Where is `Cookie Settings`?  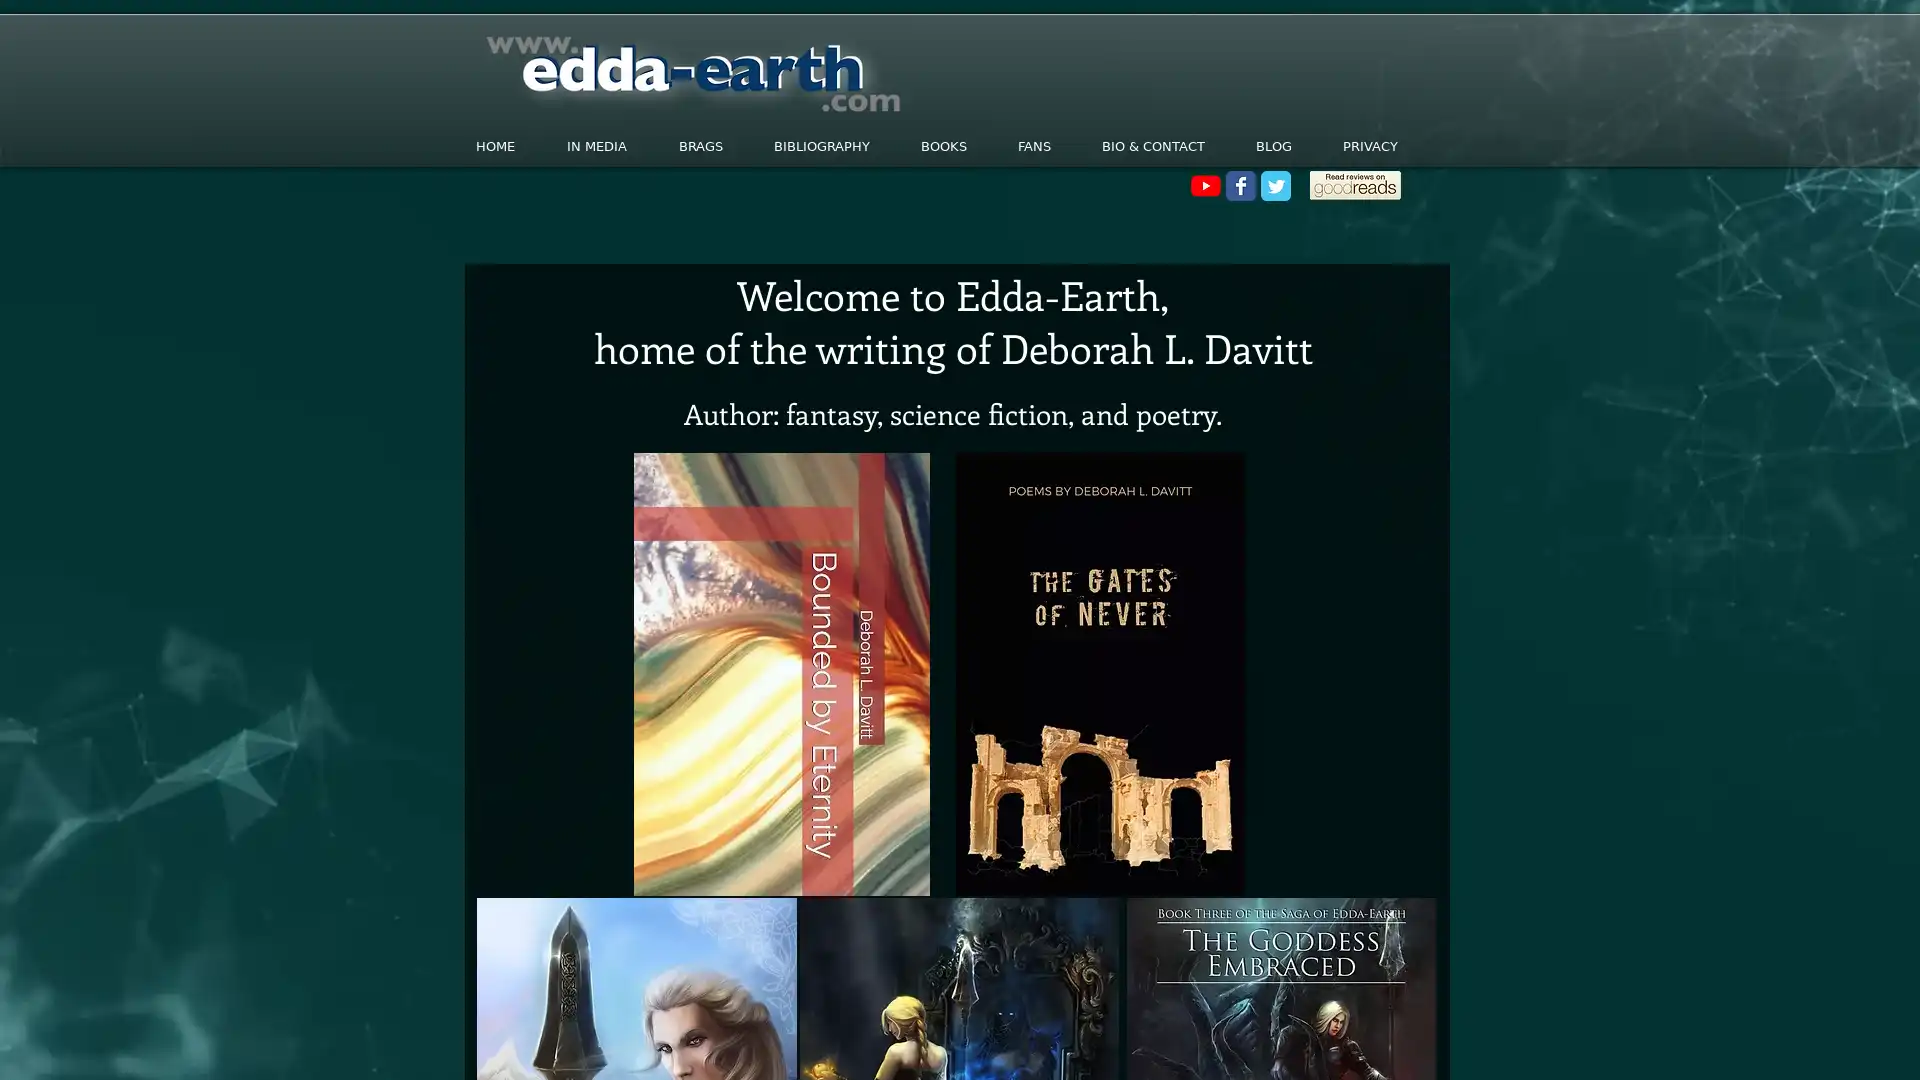
Cookie Settings is located at coordinates (1703, 1044).